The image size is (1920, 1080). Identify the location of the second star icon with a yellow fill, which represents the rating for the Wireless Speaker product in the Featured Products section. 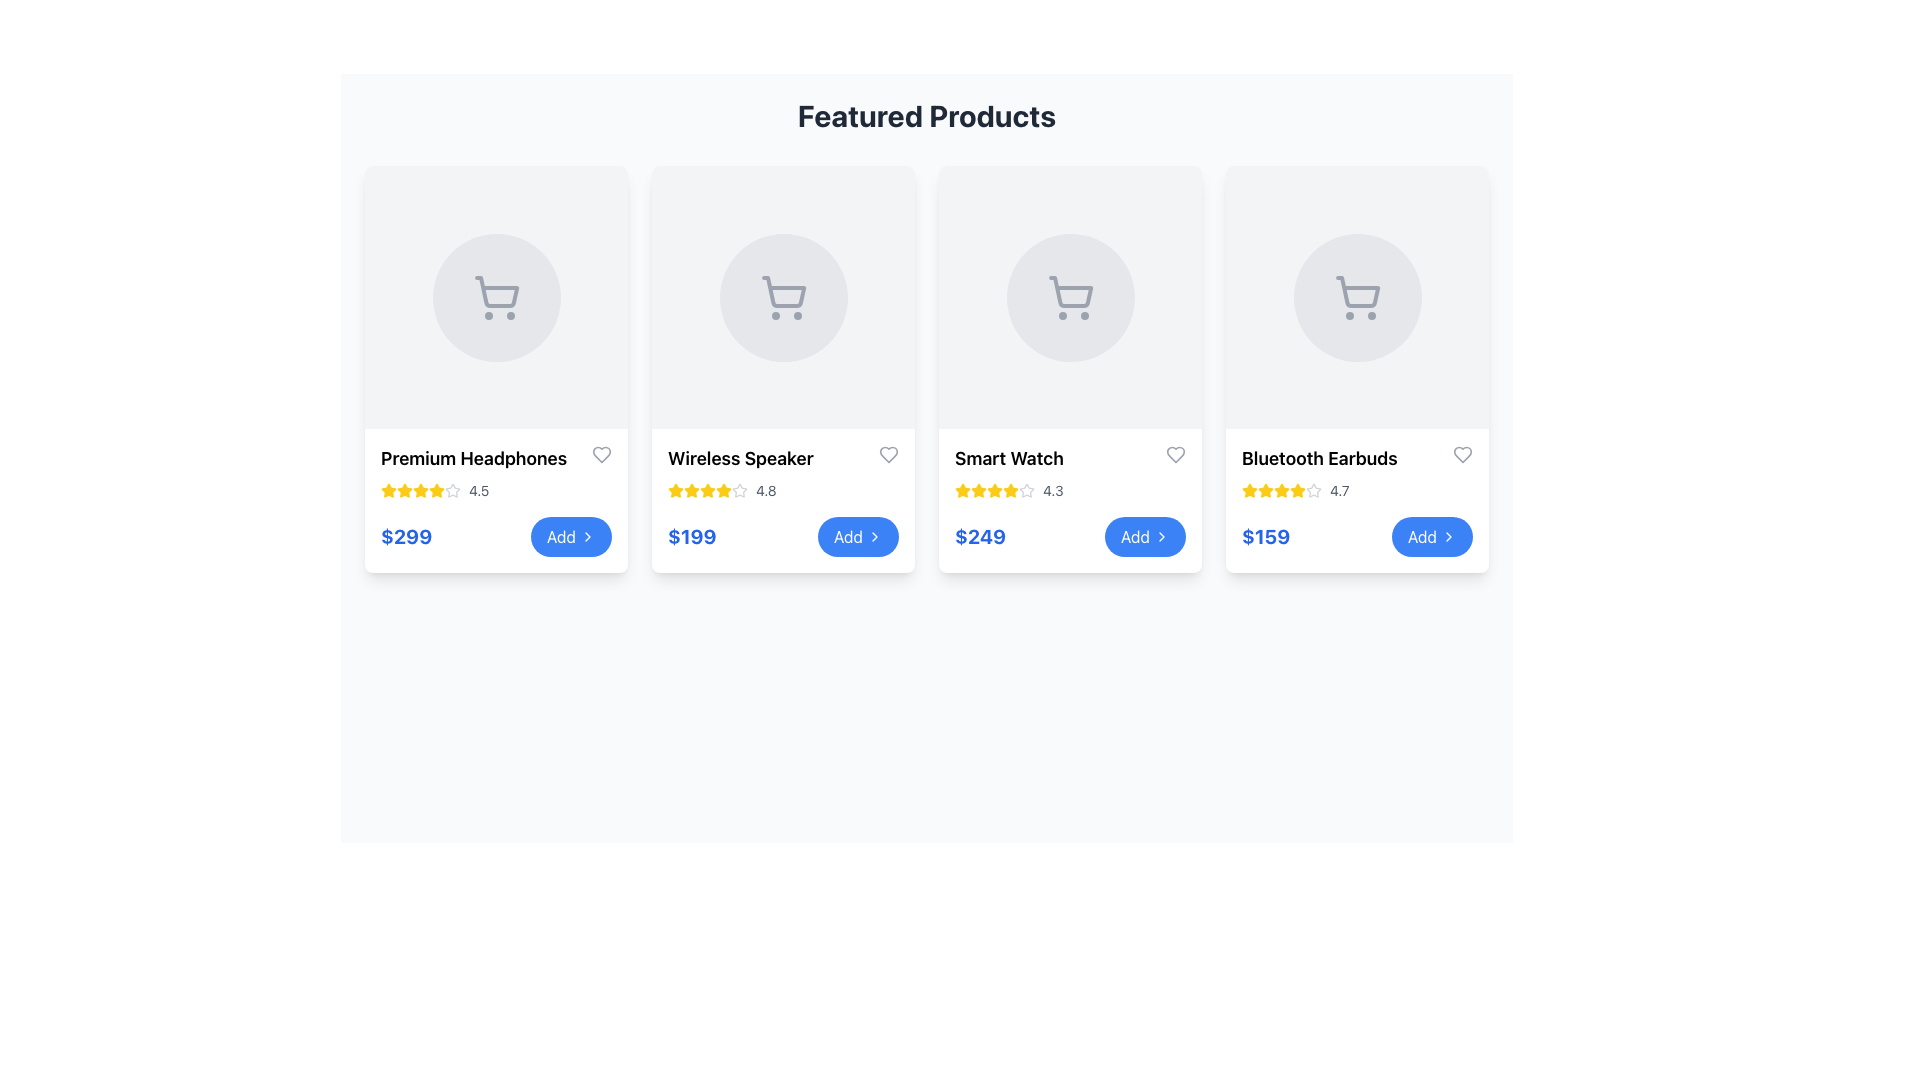
(691, 490).